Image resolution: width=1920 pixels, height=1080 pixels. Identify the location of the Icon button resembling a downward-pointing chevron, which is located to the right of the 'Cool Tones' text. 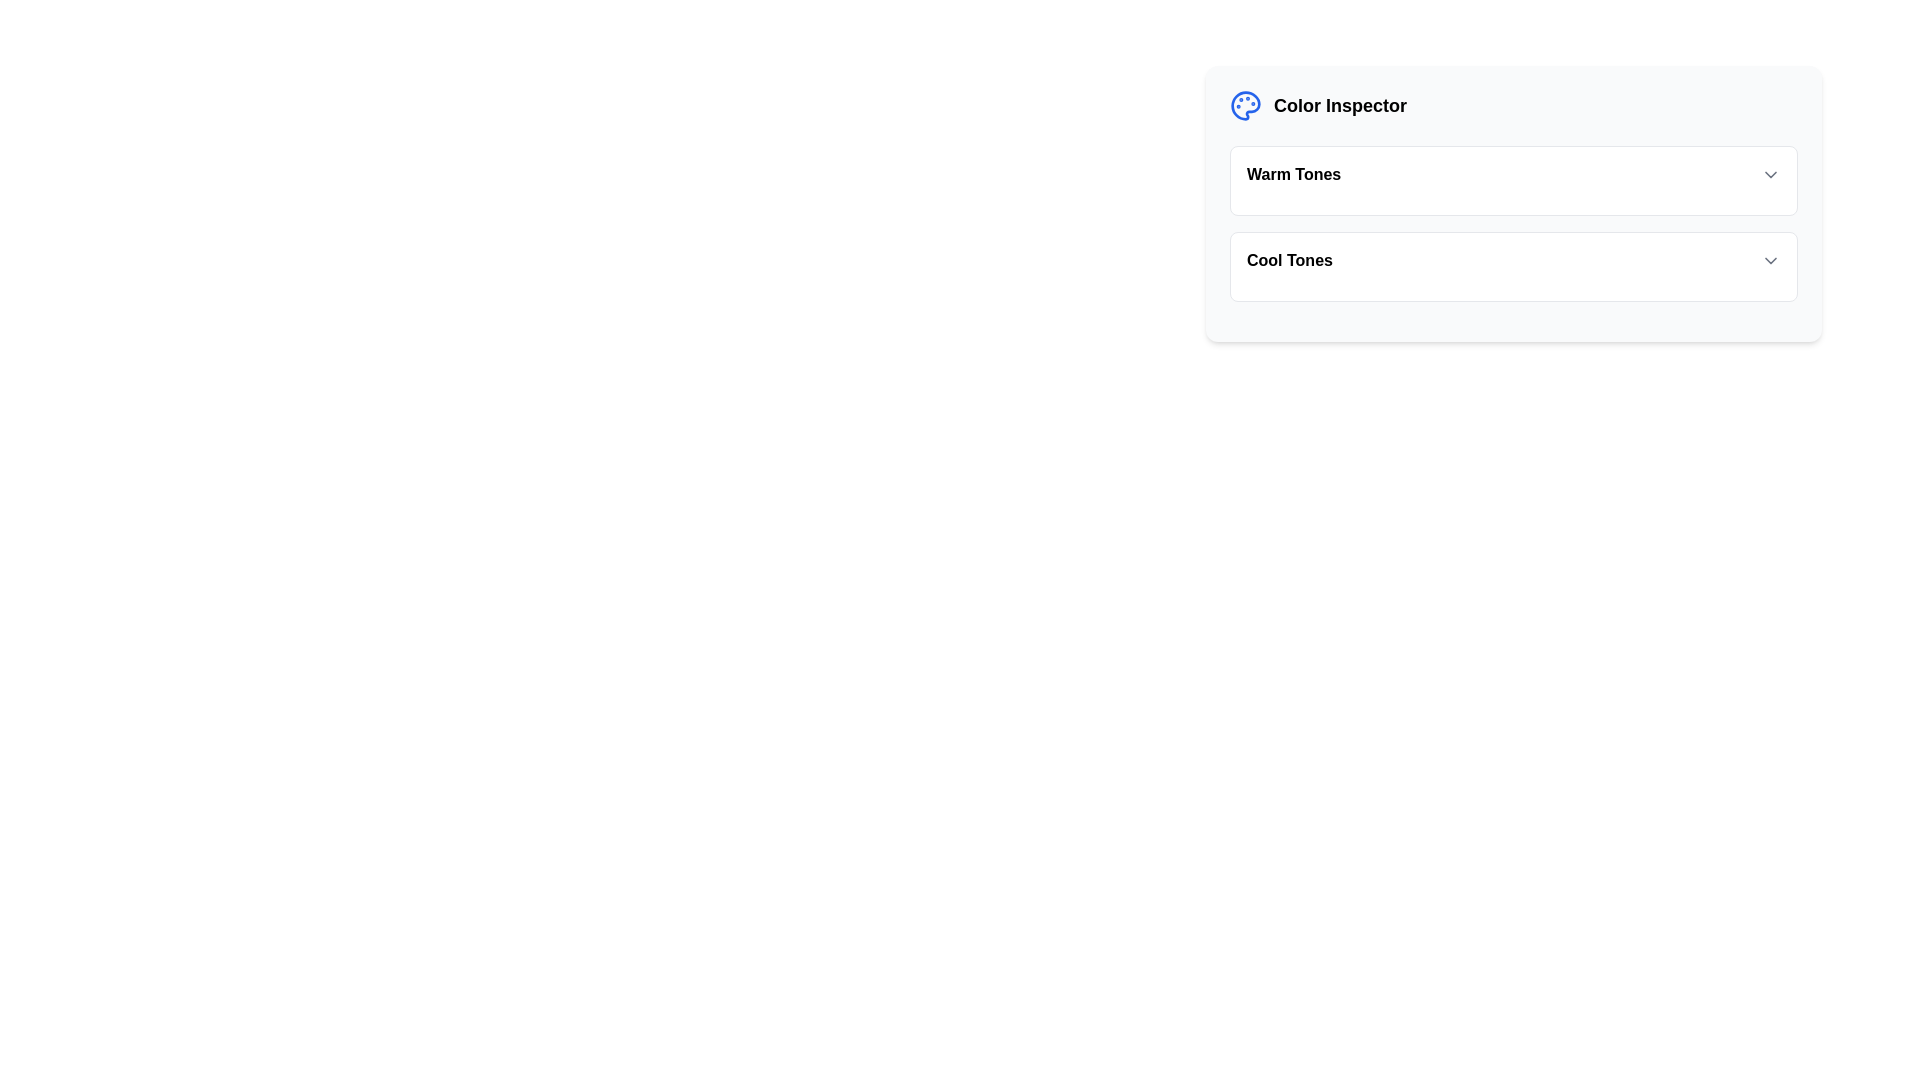
(1771, 260).